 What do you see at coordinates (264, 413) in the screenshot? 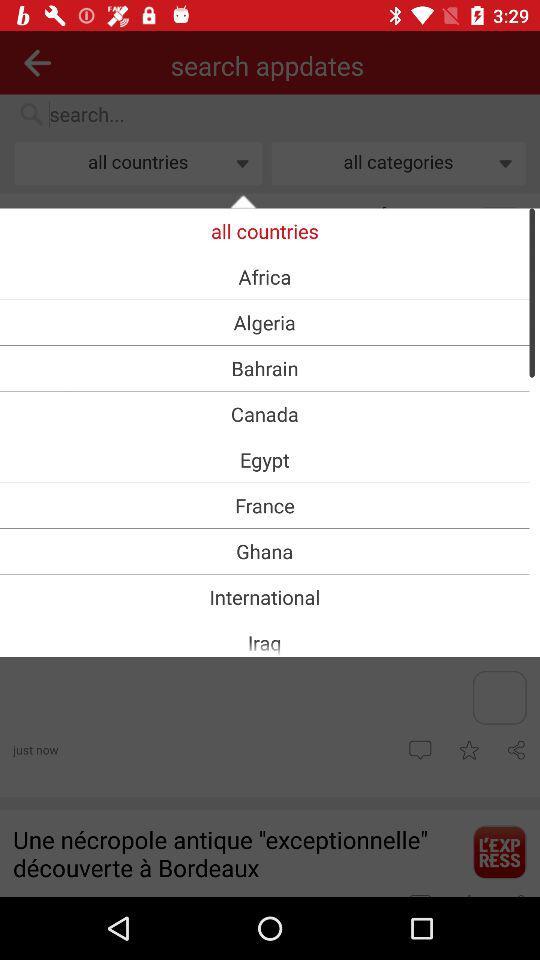
I see `canada` at bounding box center [264, 413].